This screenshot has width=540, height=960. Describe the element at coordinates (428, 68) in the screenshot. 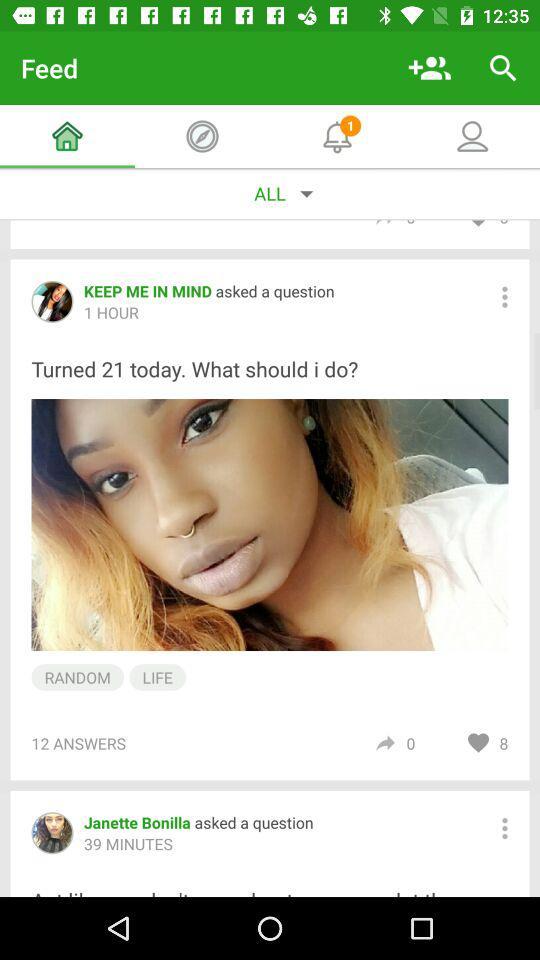

I see `icon next to the feed icon` at that location.